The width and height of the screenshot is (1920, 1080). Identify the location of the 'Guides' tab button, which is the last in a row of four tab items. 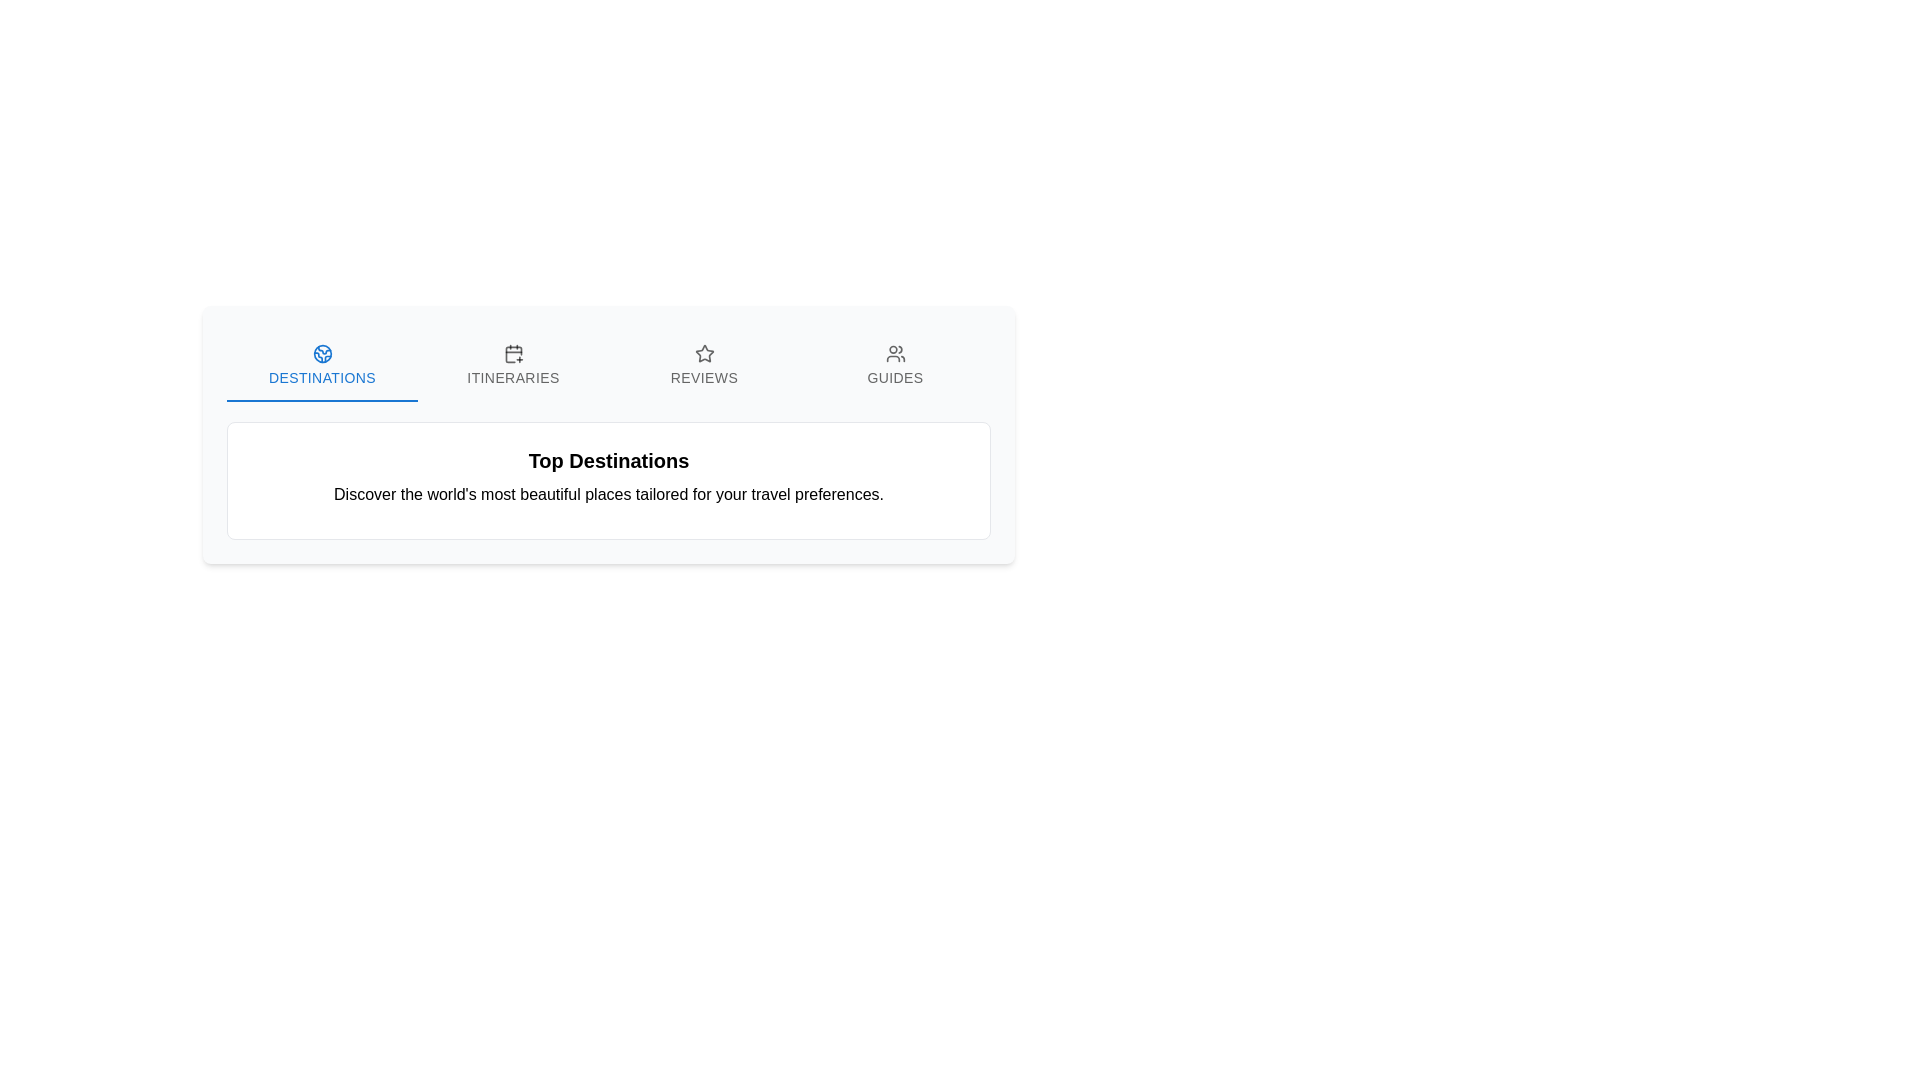
(894, 366).